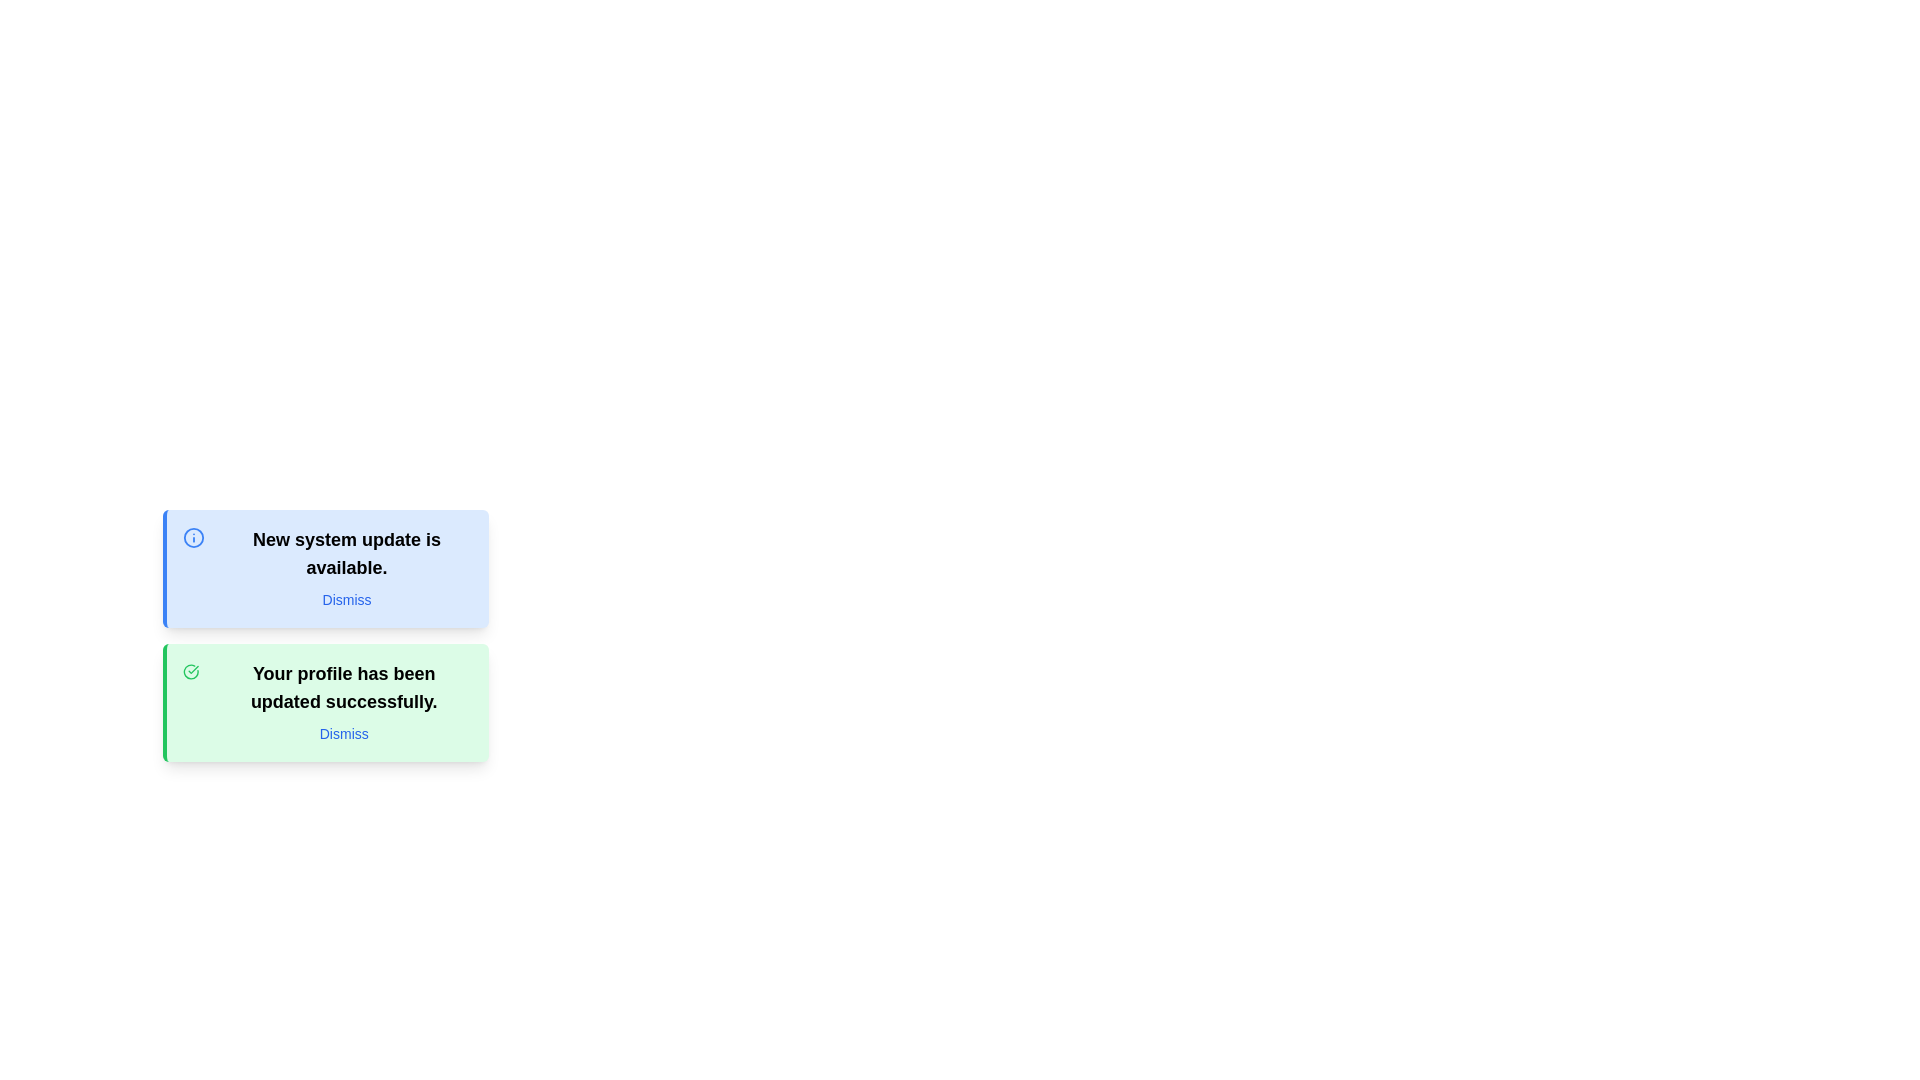  I want to click on the static text that informs the user about the successful update of their profile, which is located in the lower notification card above the 'Dismiss' link, so click(344, 686).